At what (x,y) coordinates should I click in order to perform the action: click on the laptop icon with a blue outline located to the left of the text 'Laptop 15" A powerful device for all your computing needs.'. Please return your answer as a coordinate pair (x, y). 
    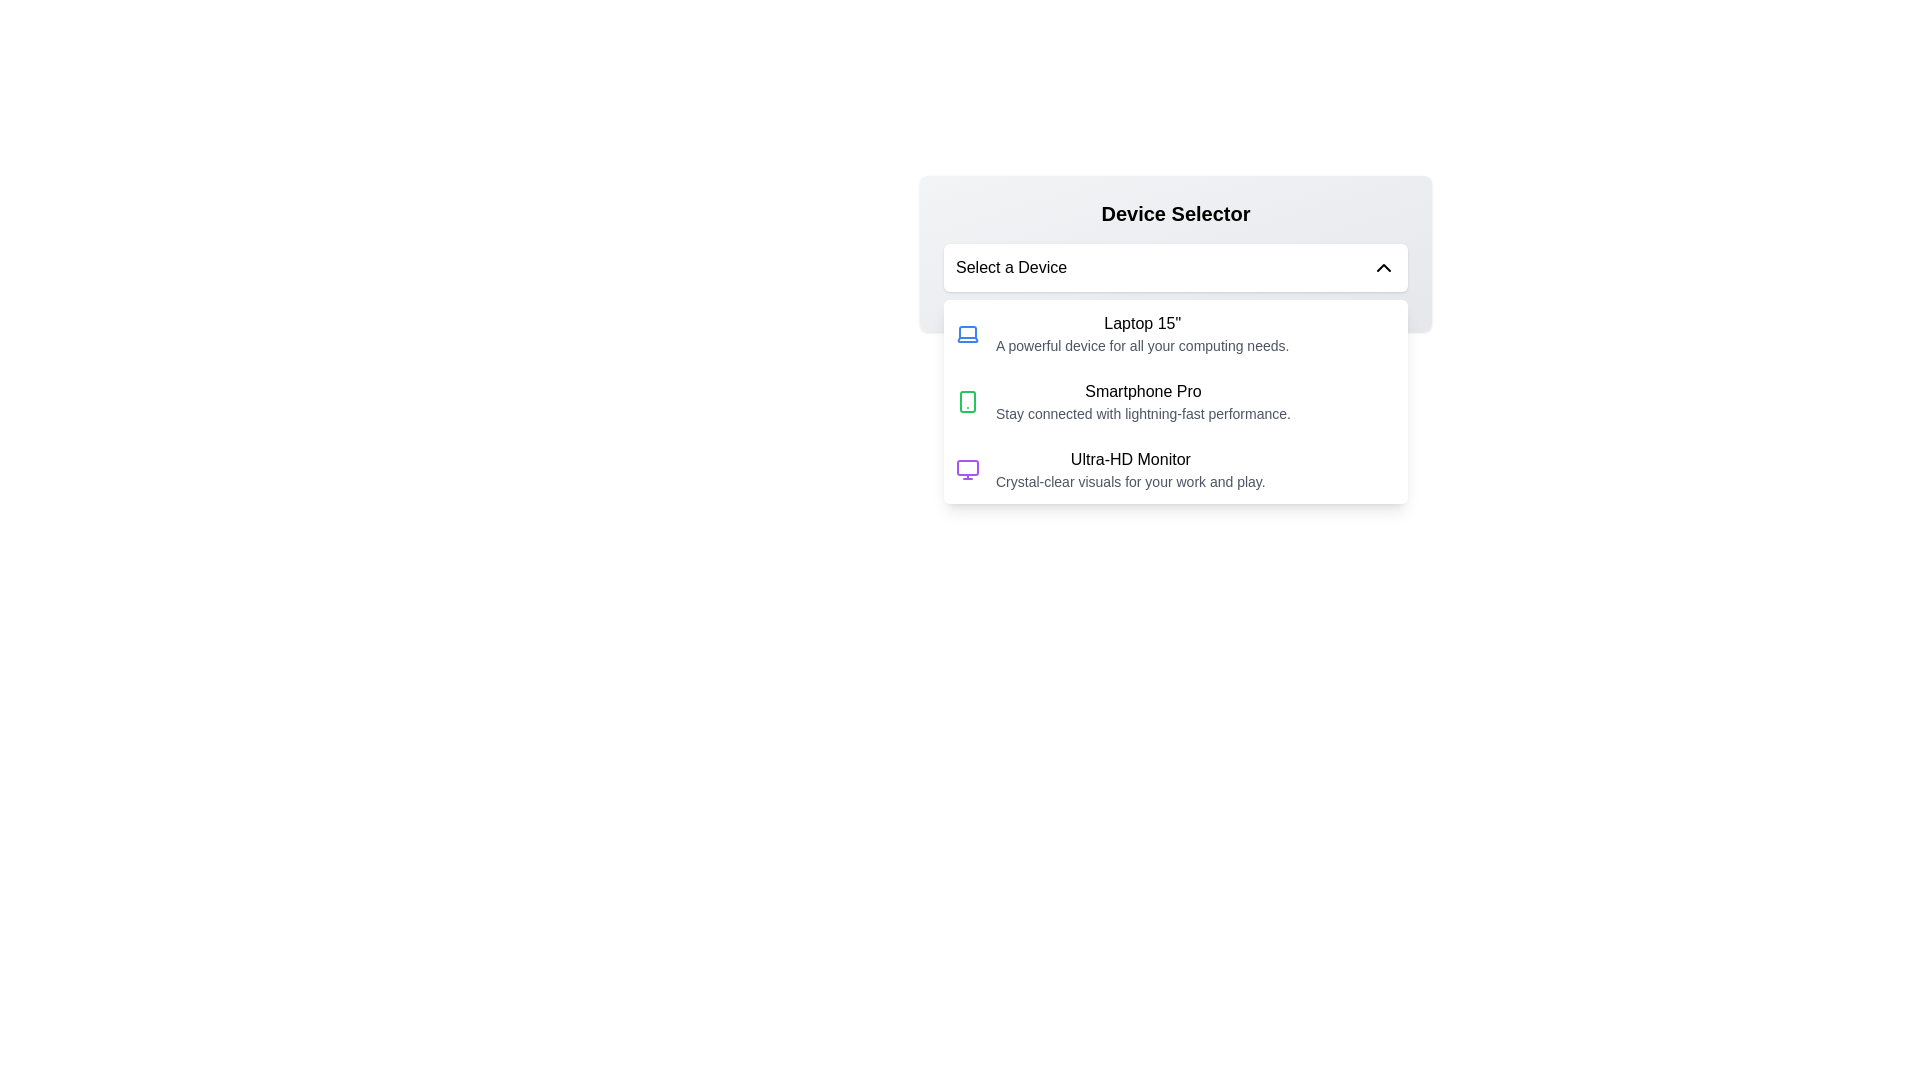
    Looking at the image, I should click on (968, 333).